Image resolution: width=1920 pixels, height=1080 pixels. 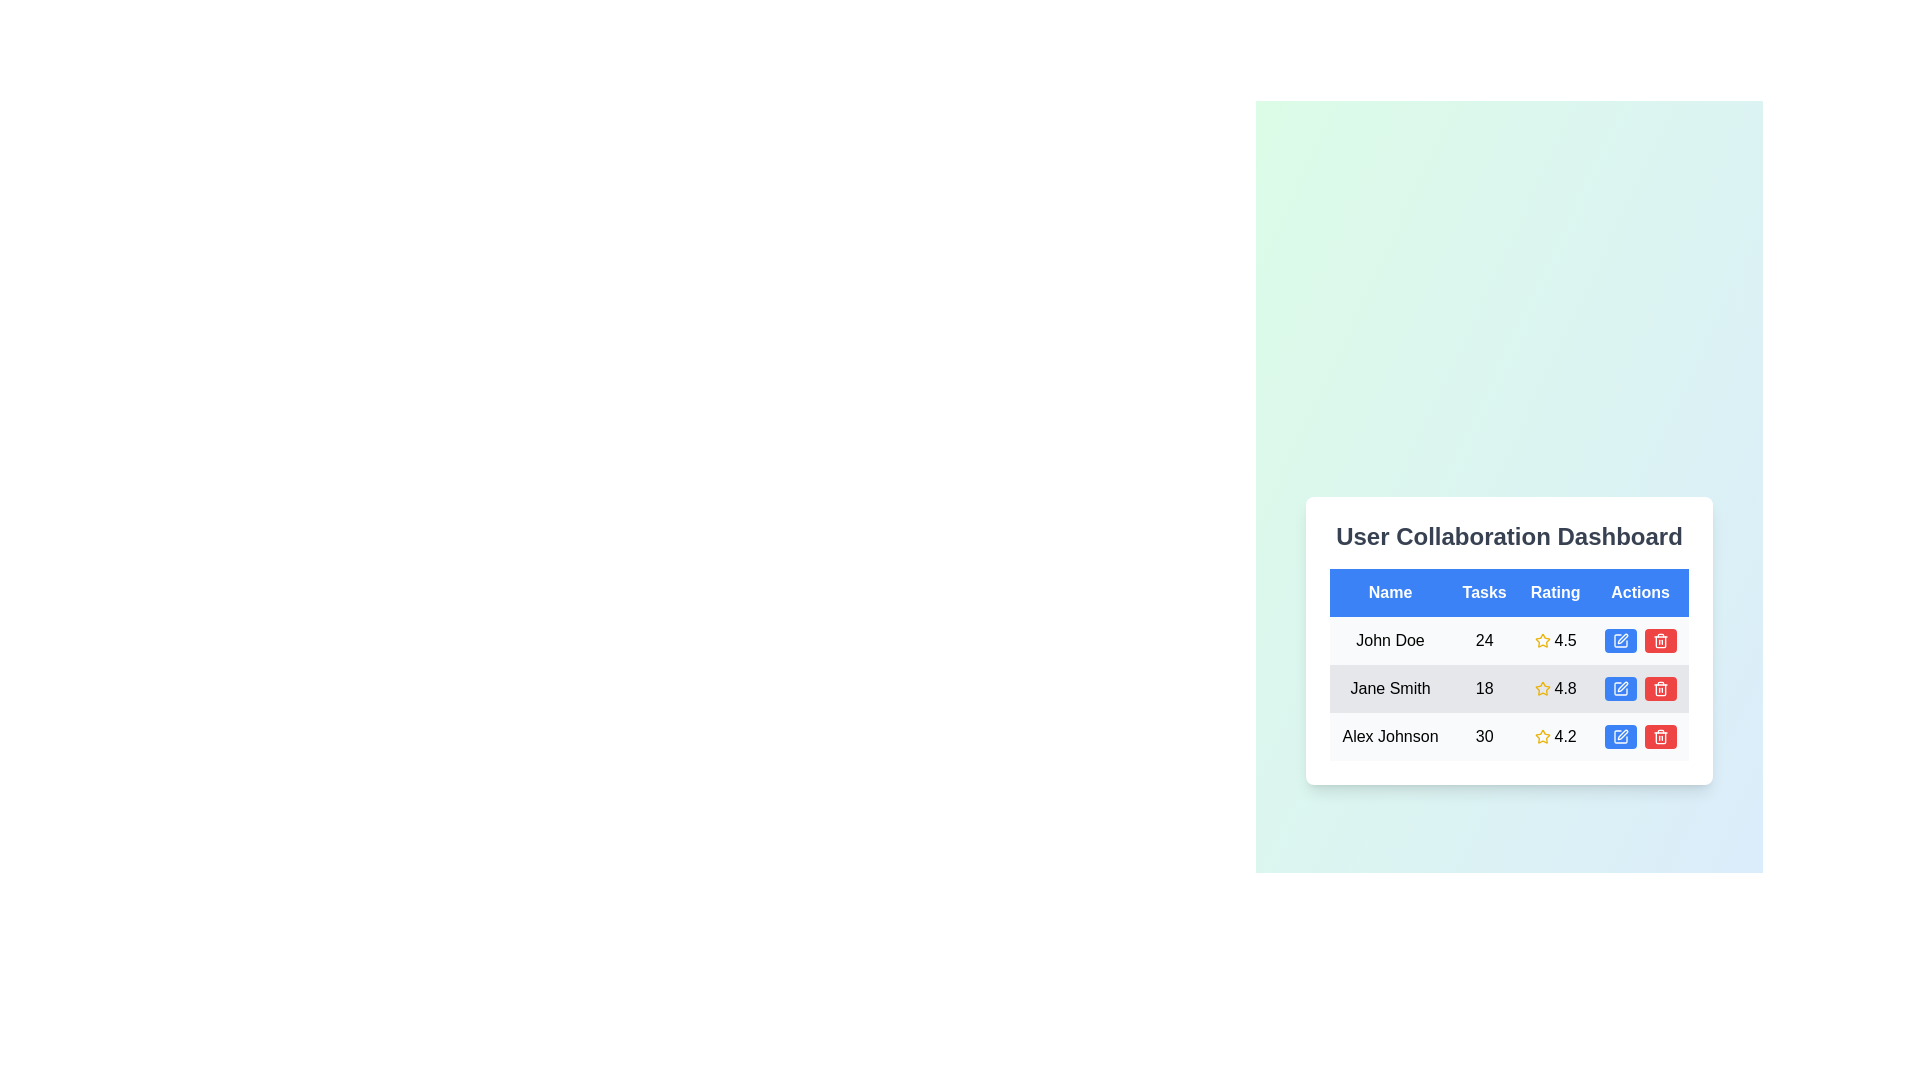 I want to click on the edit button located in the second row under the 'Actions' column of the table, so click(x=1620, y=688).